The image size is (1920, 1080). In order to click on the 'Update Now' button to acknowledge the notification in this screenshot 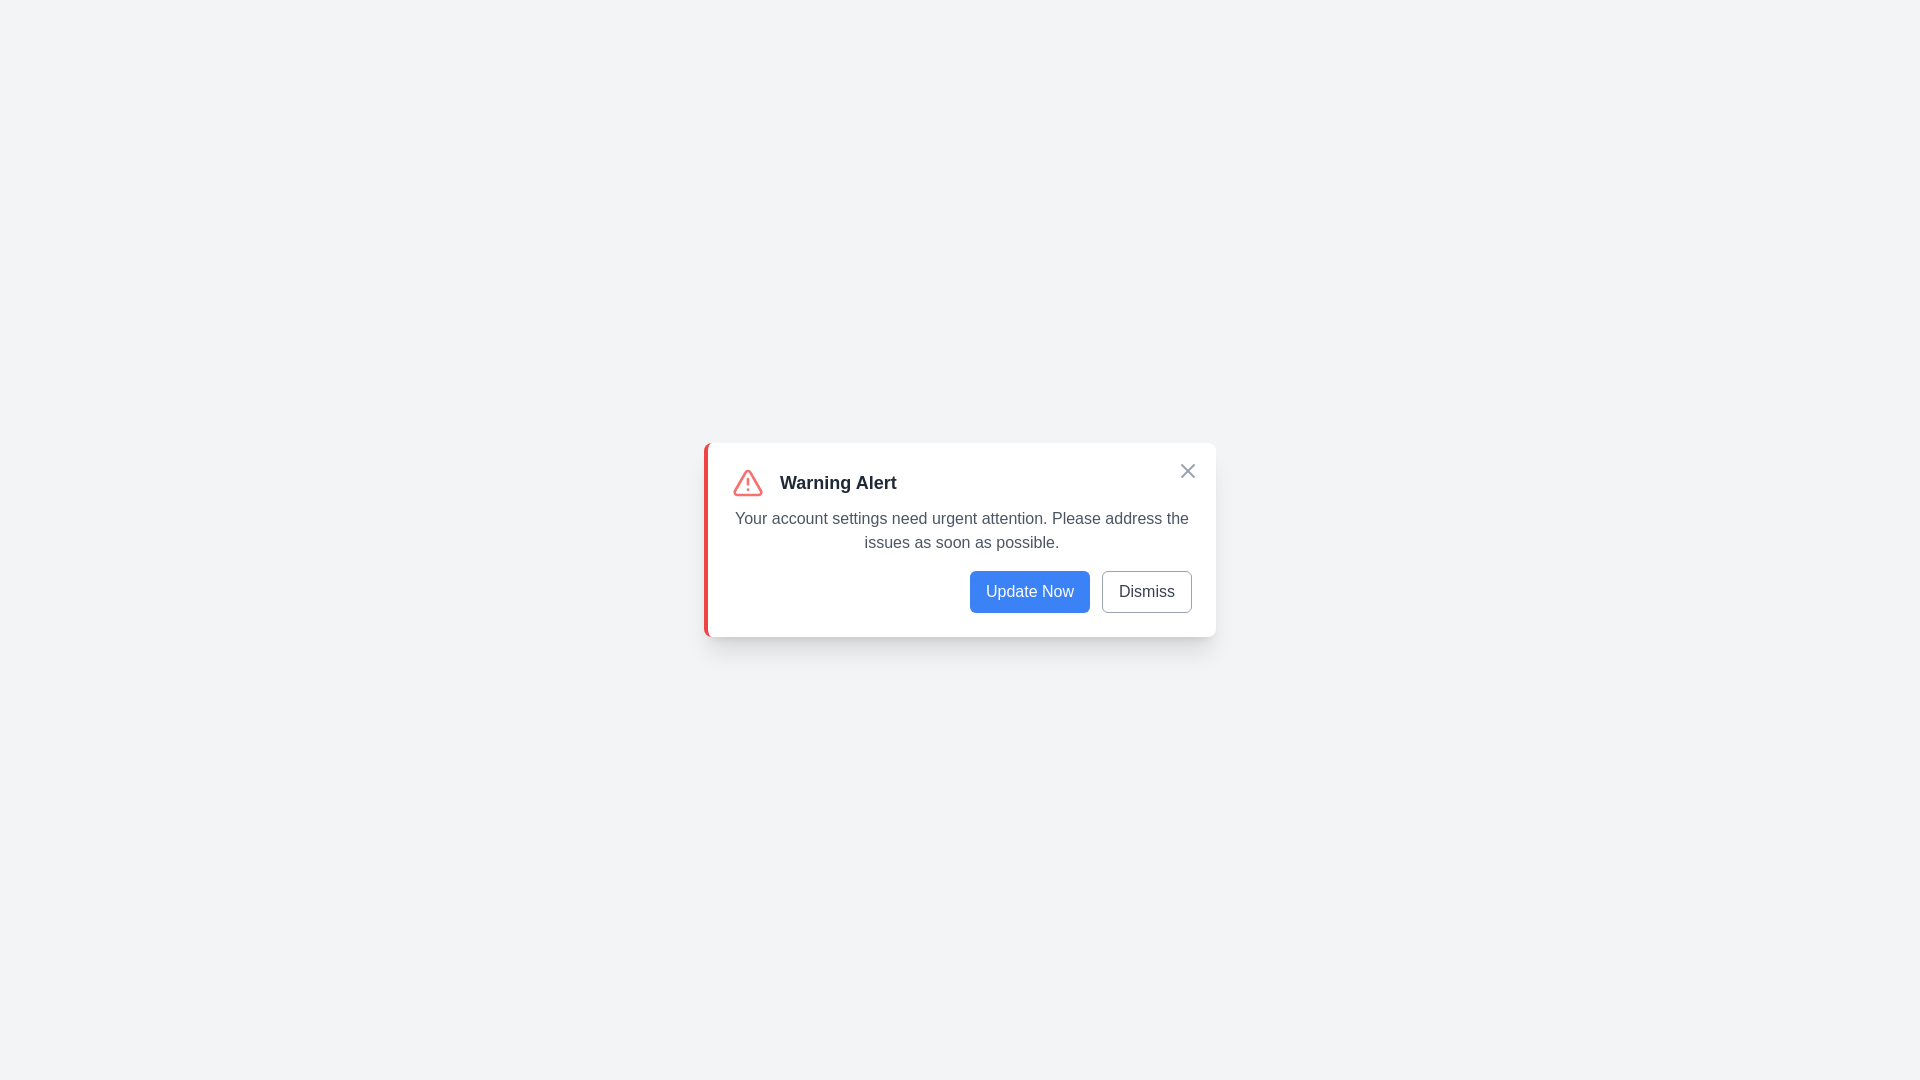, I will do `click(1028, 590)`.